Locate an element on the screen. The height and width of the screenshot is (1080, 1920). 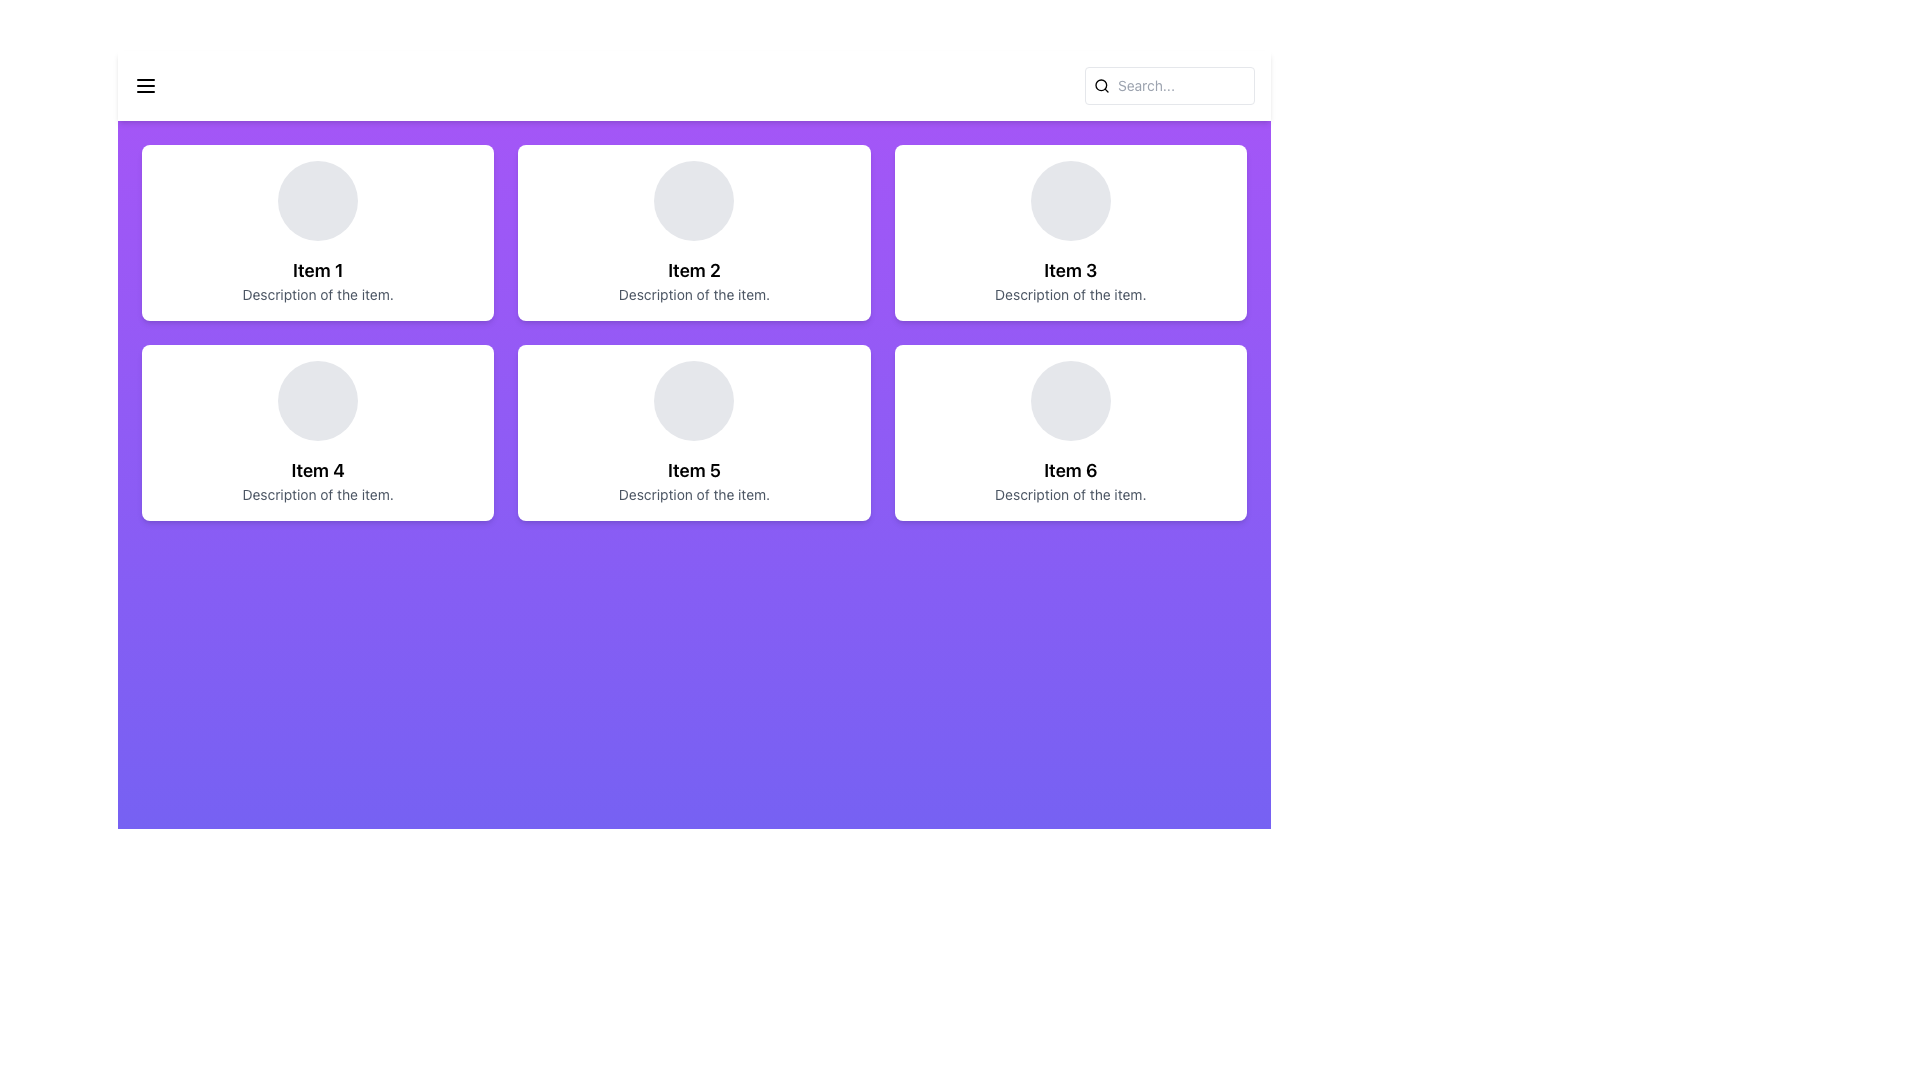
the second card in the top row of the grid layout, which displays an item summary including its title and description is located at coordinates (694, 231).